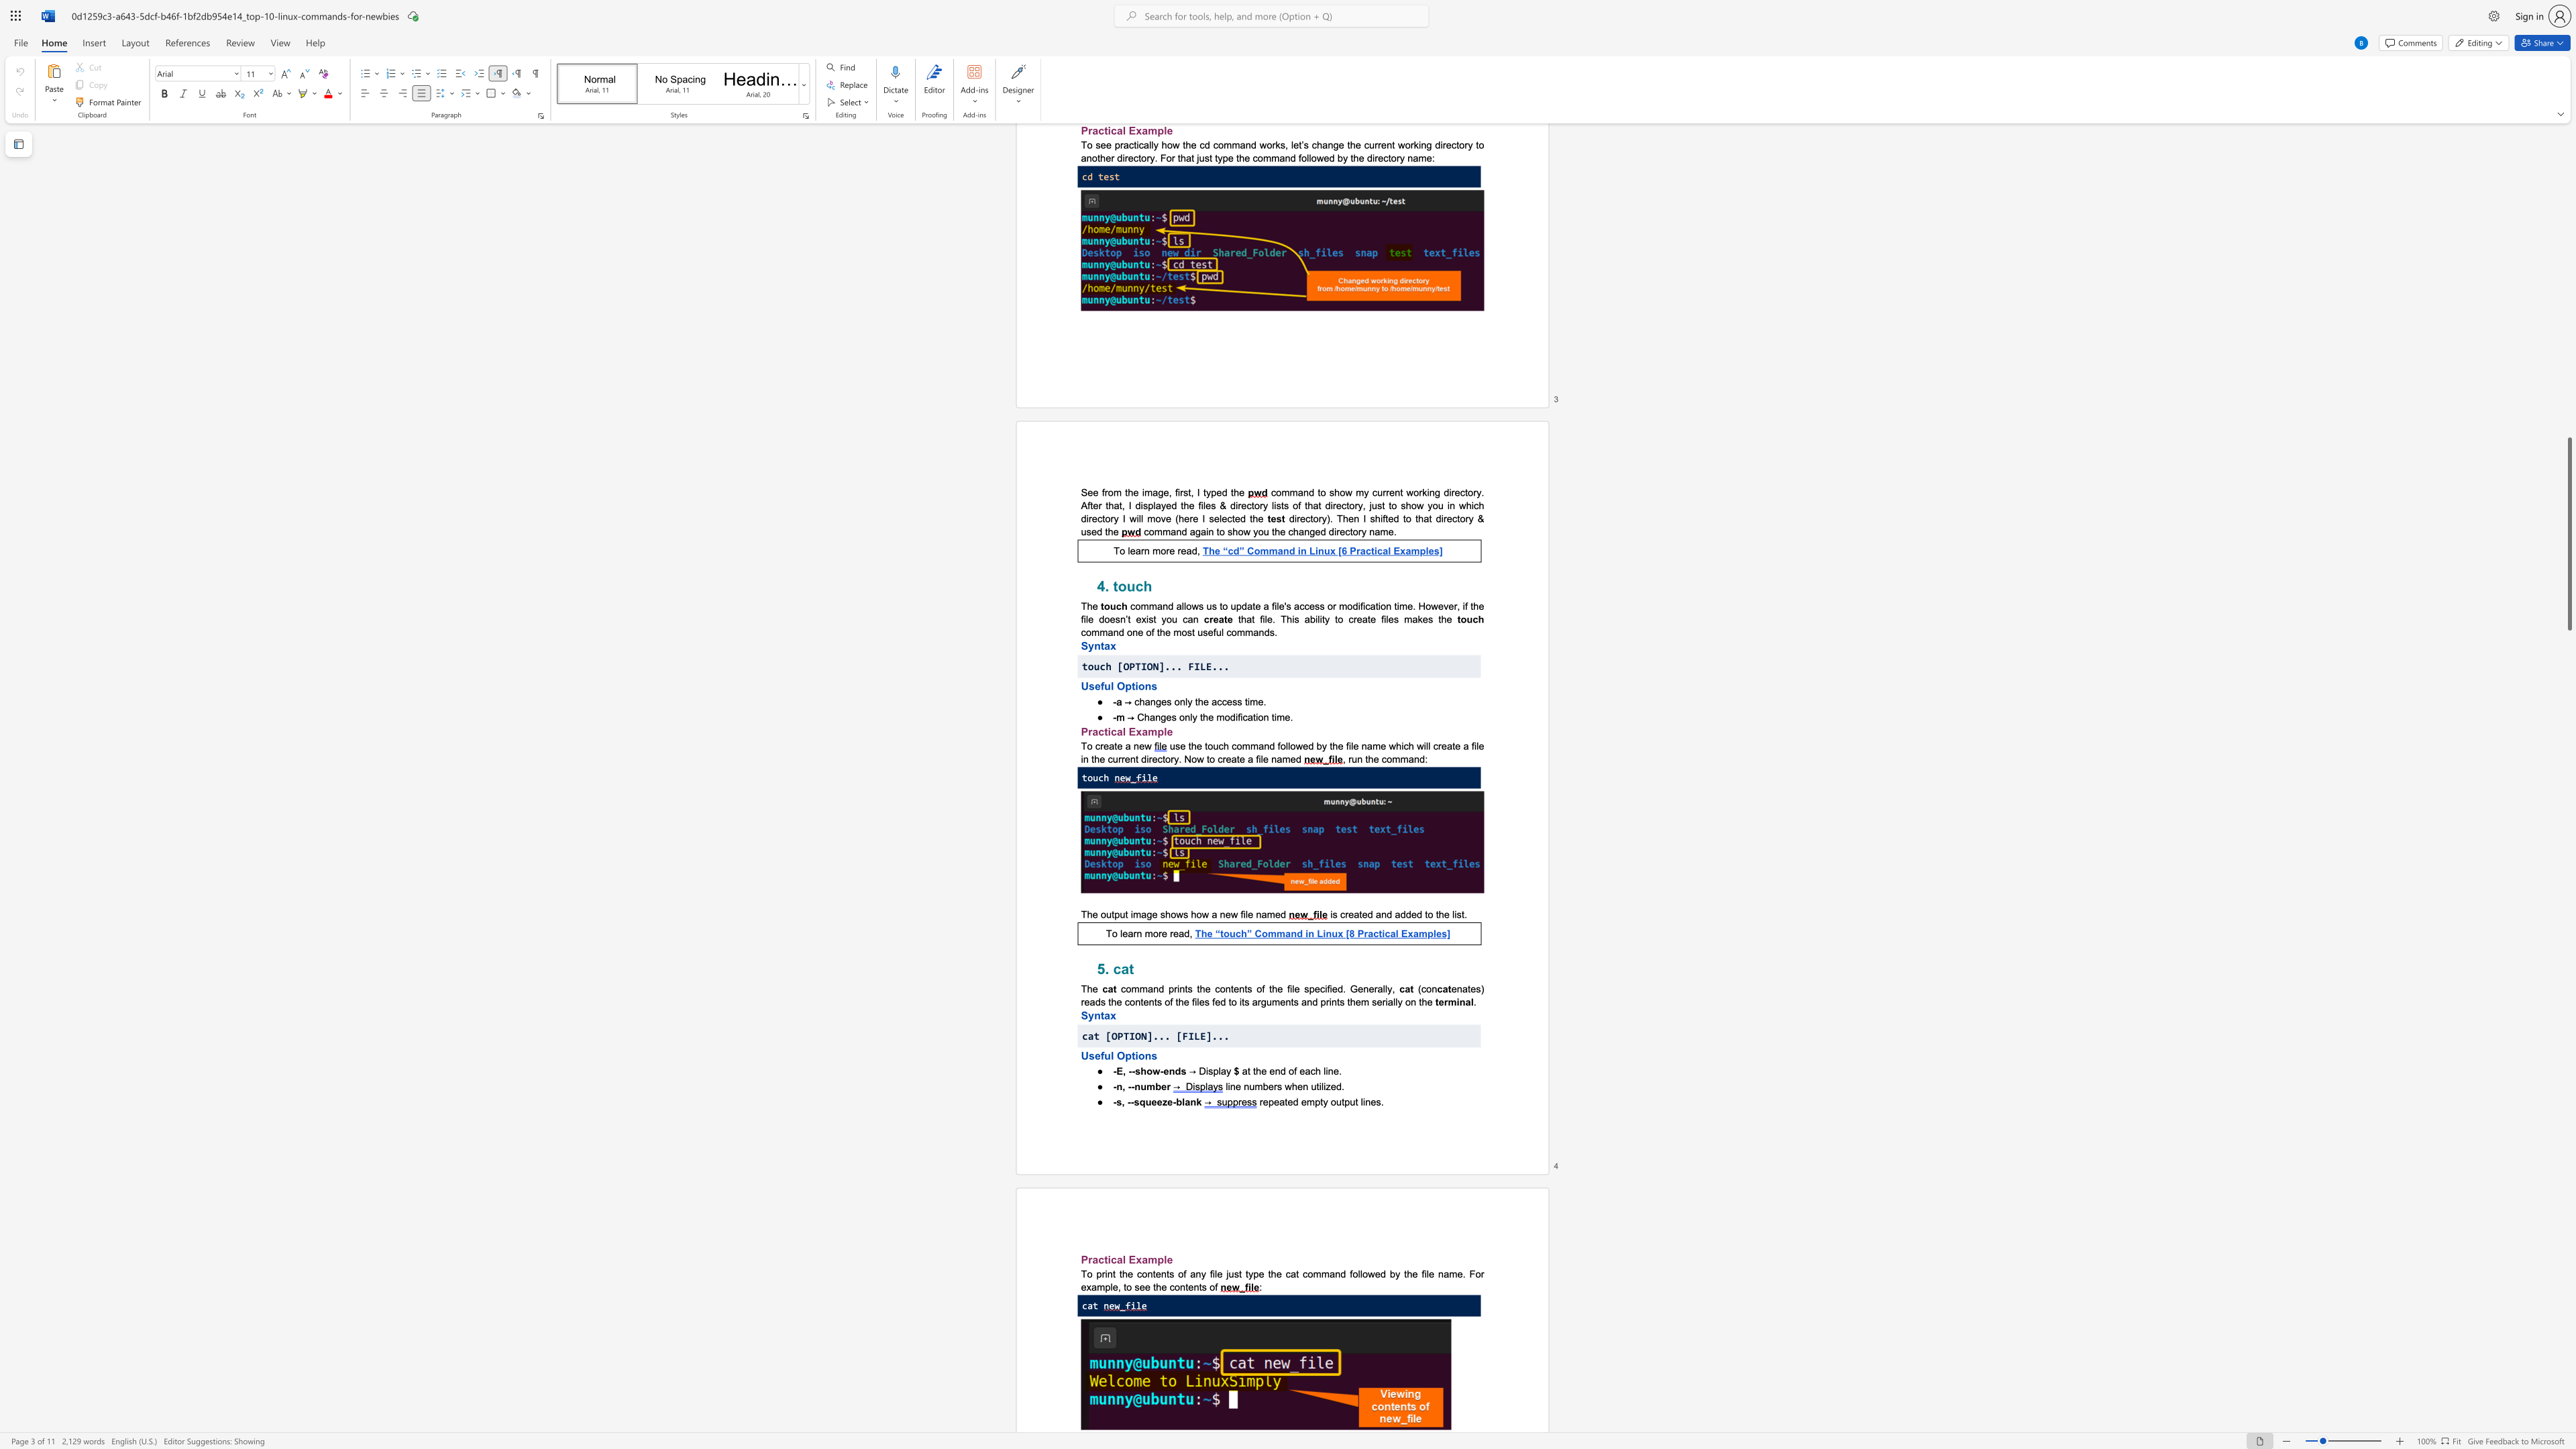 The height and width of the screenshot is (1449, 2576). What do you see at coordinates (1092, 914) in the screenshot?
I see `the subset text "e output image shows how a new file na" within the text "The output image shows how a new file named"` at bounding box center [1092, 914].